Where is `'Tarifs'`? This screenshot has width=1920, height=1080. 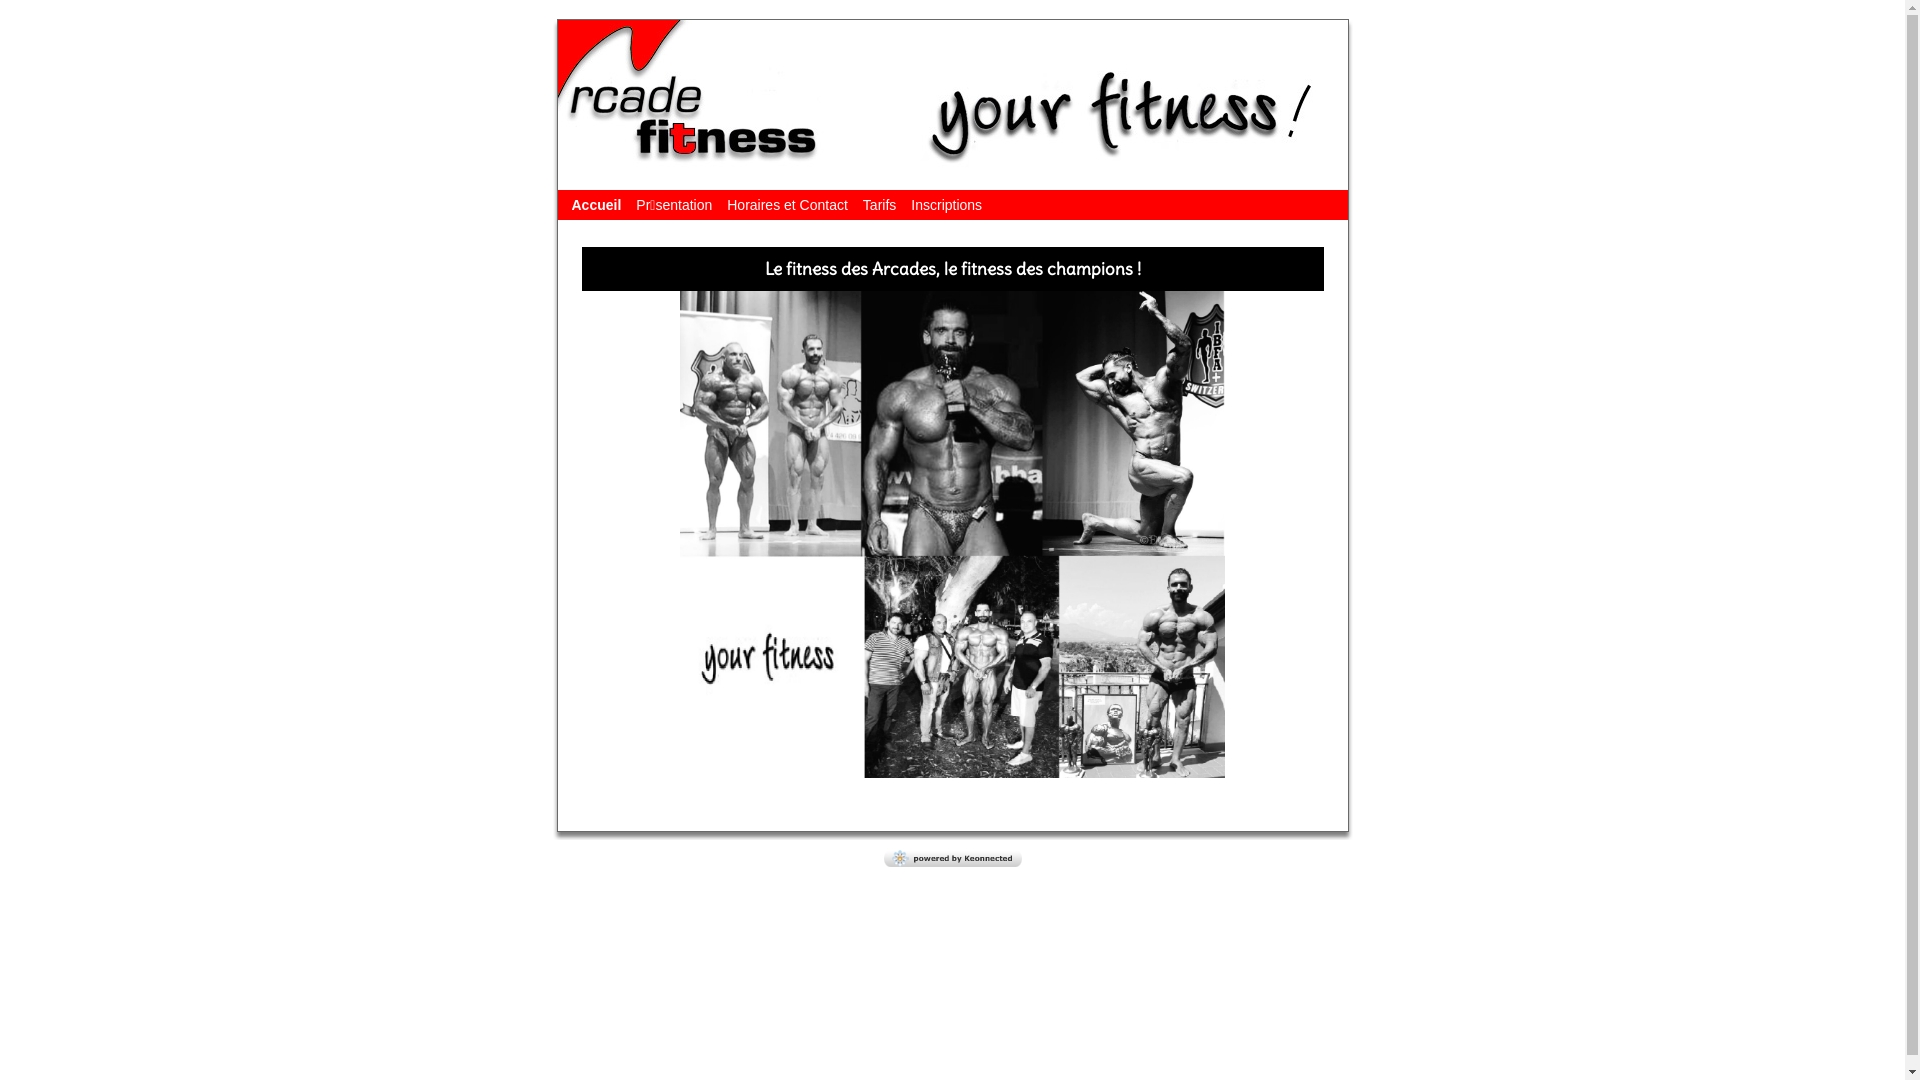 'Tarifs' is located at coordinates (879, 204).